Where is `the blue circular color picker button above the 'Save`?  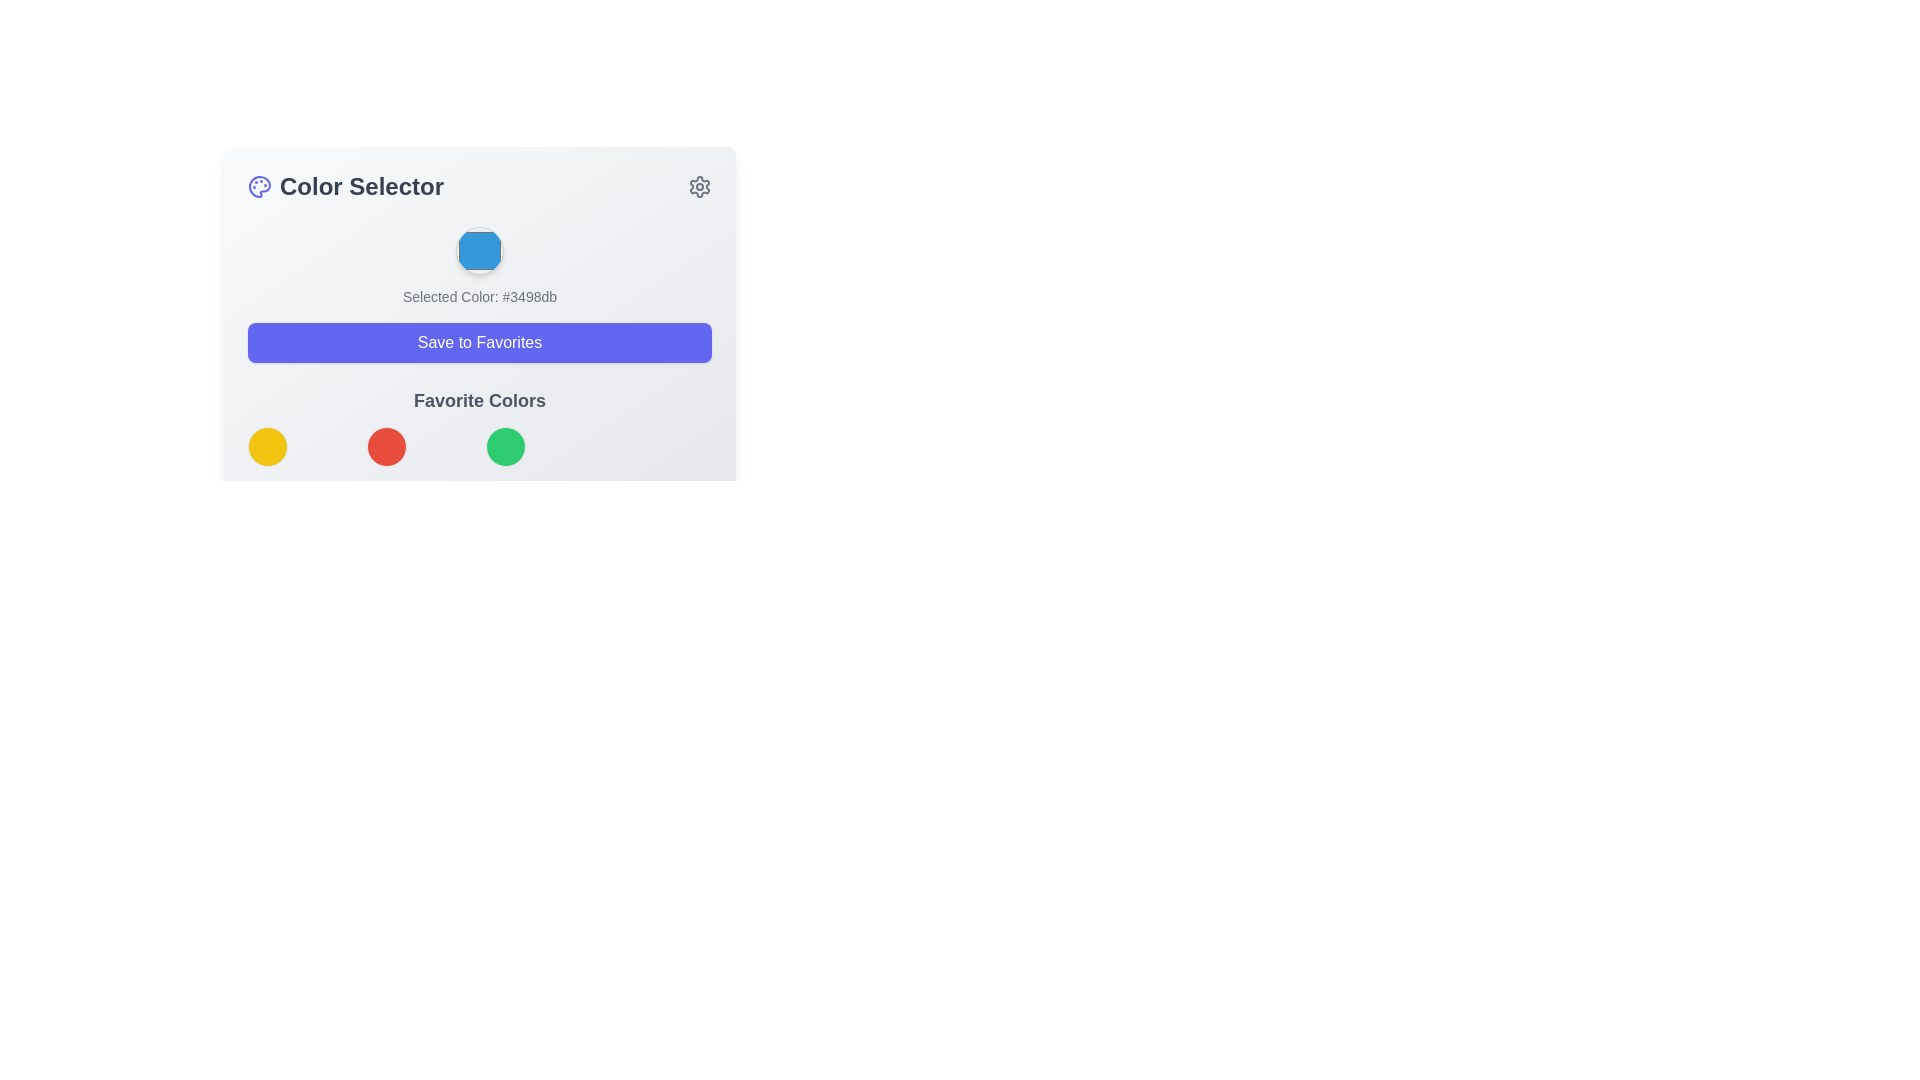
the blue circular color picker button above the 'Save is located at coordinates (480, 265).